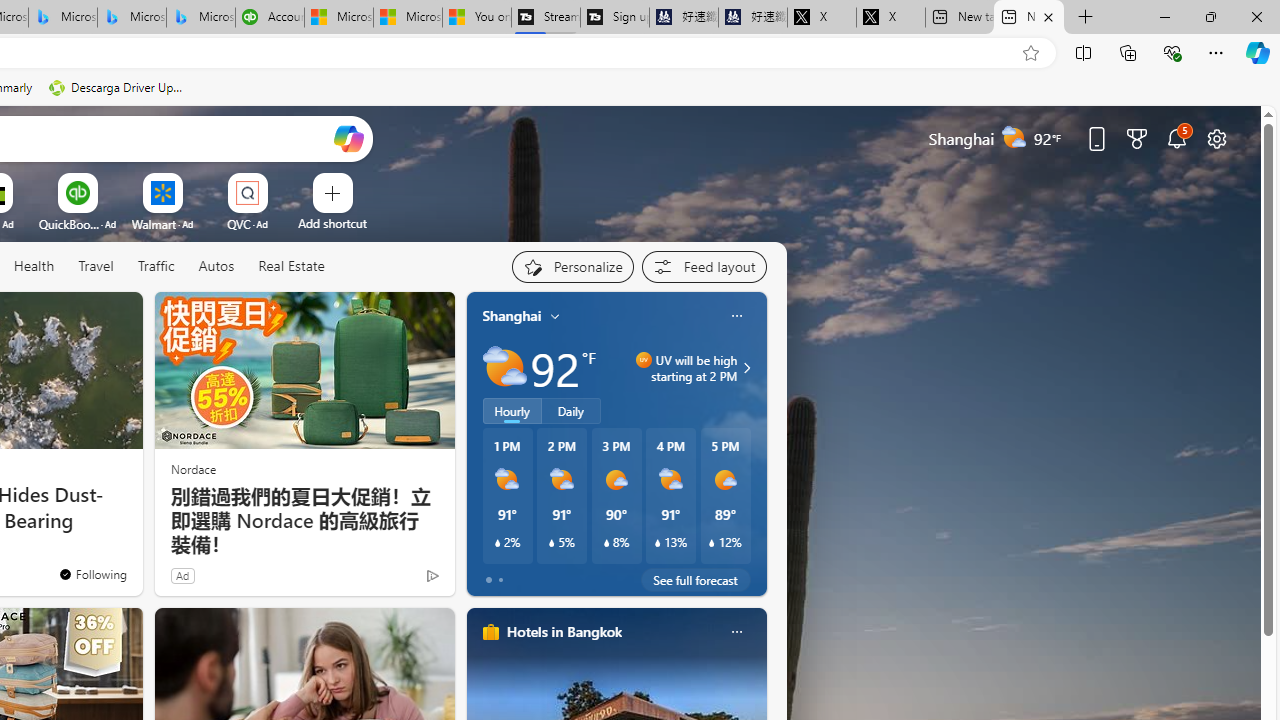 Image resolution: width=1280 pixels, height=720 pixels. Describe the element at coordinates (735, 631) in the screenshot. I see `'More options'` at that location.